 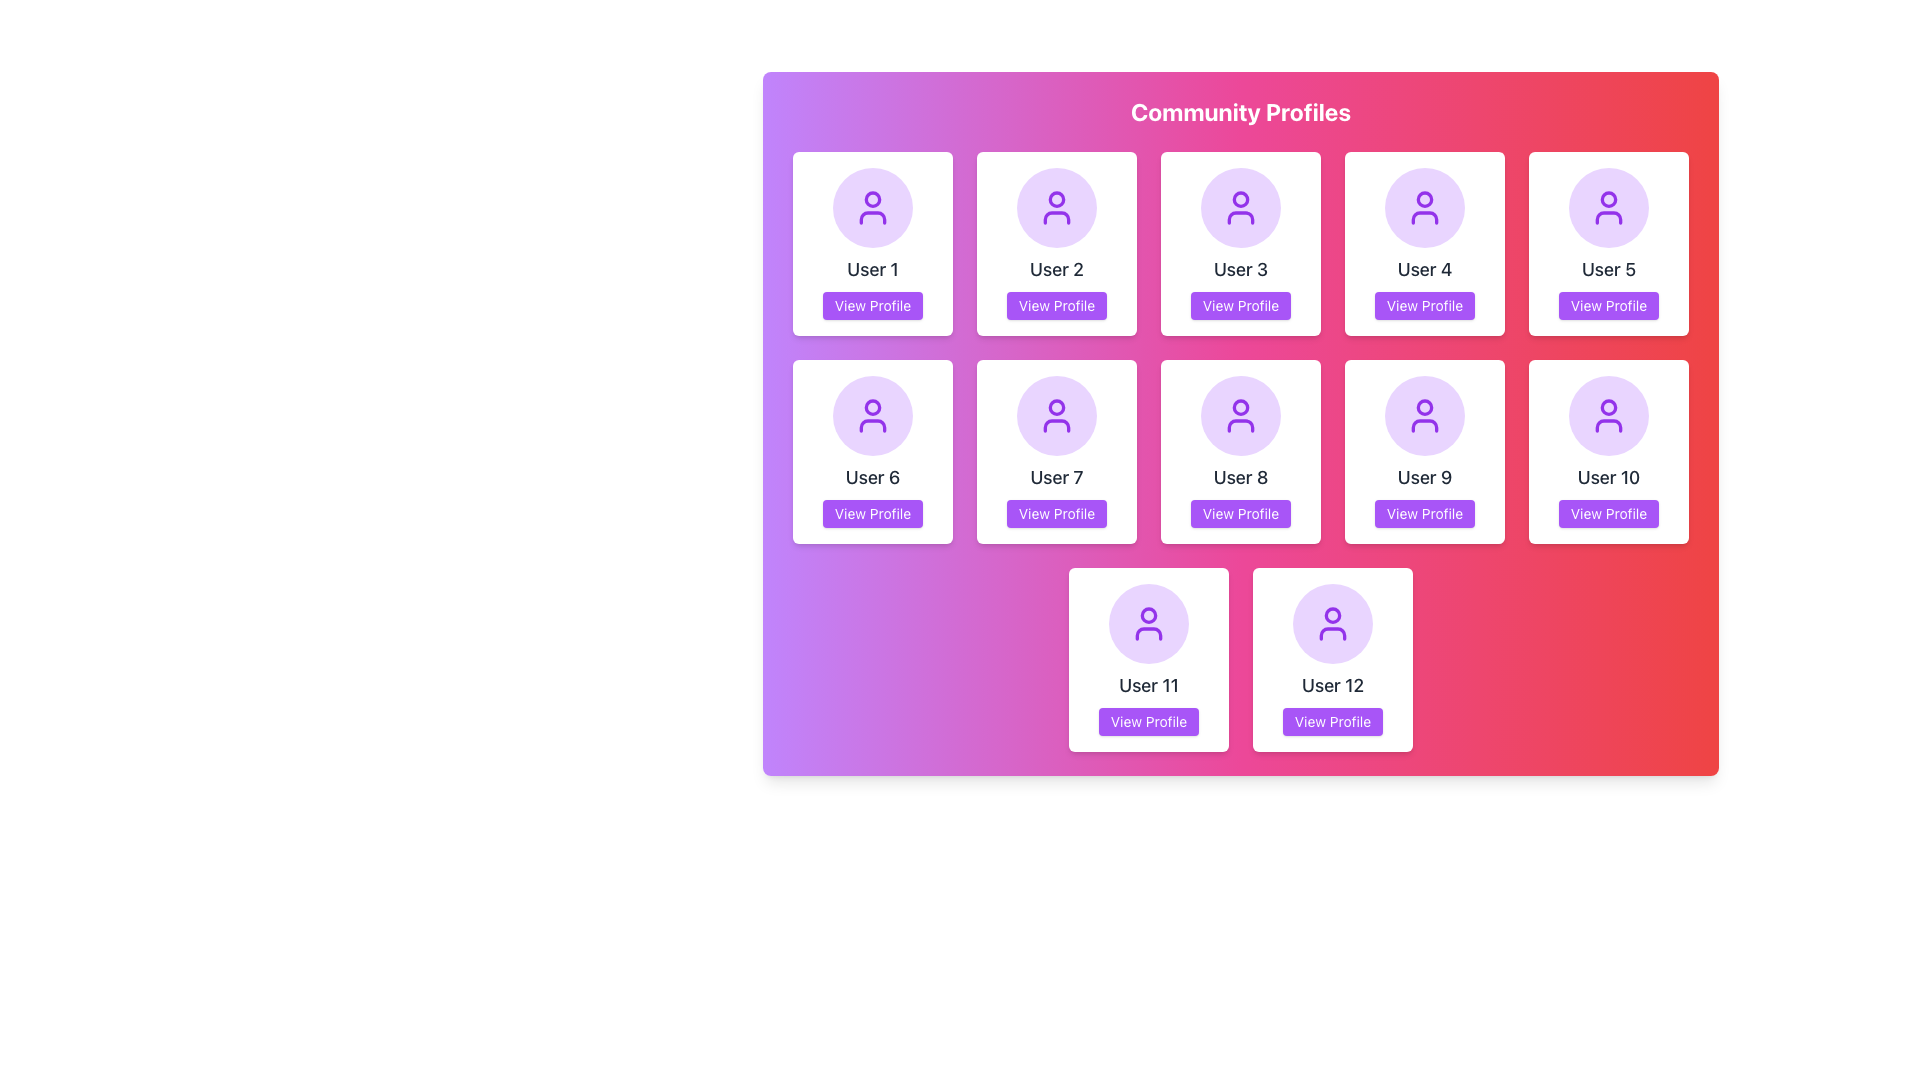 I want to click on the Text Label displaying the user's name or identifier in the Community Profiles grid layout, located in the third row and second column, positioned between a circular avatar icon and the View Profile button, so click(x=1055, y=478).